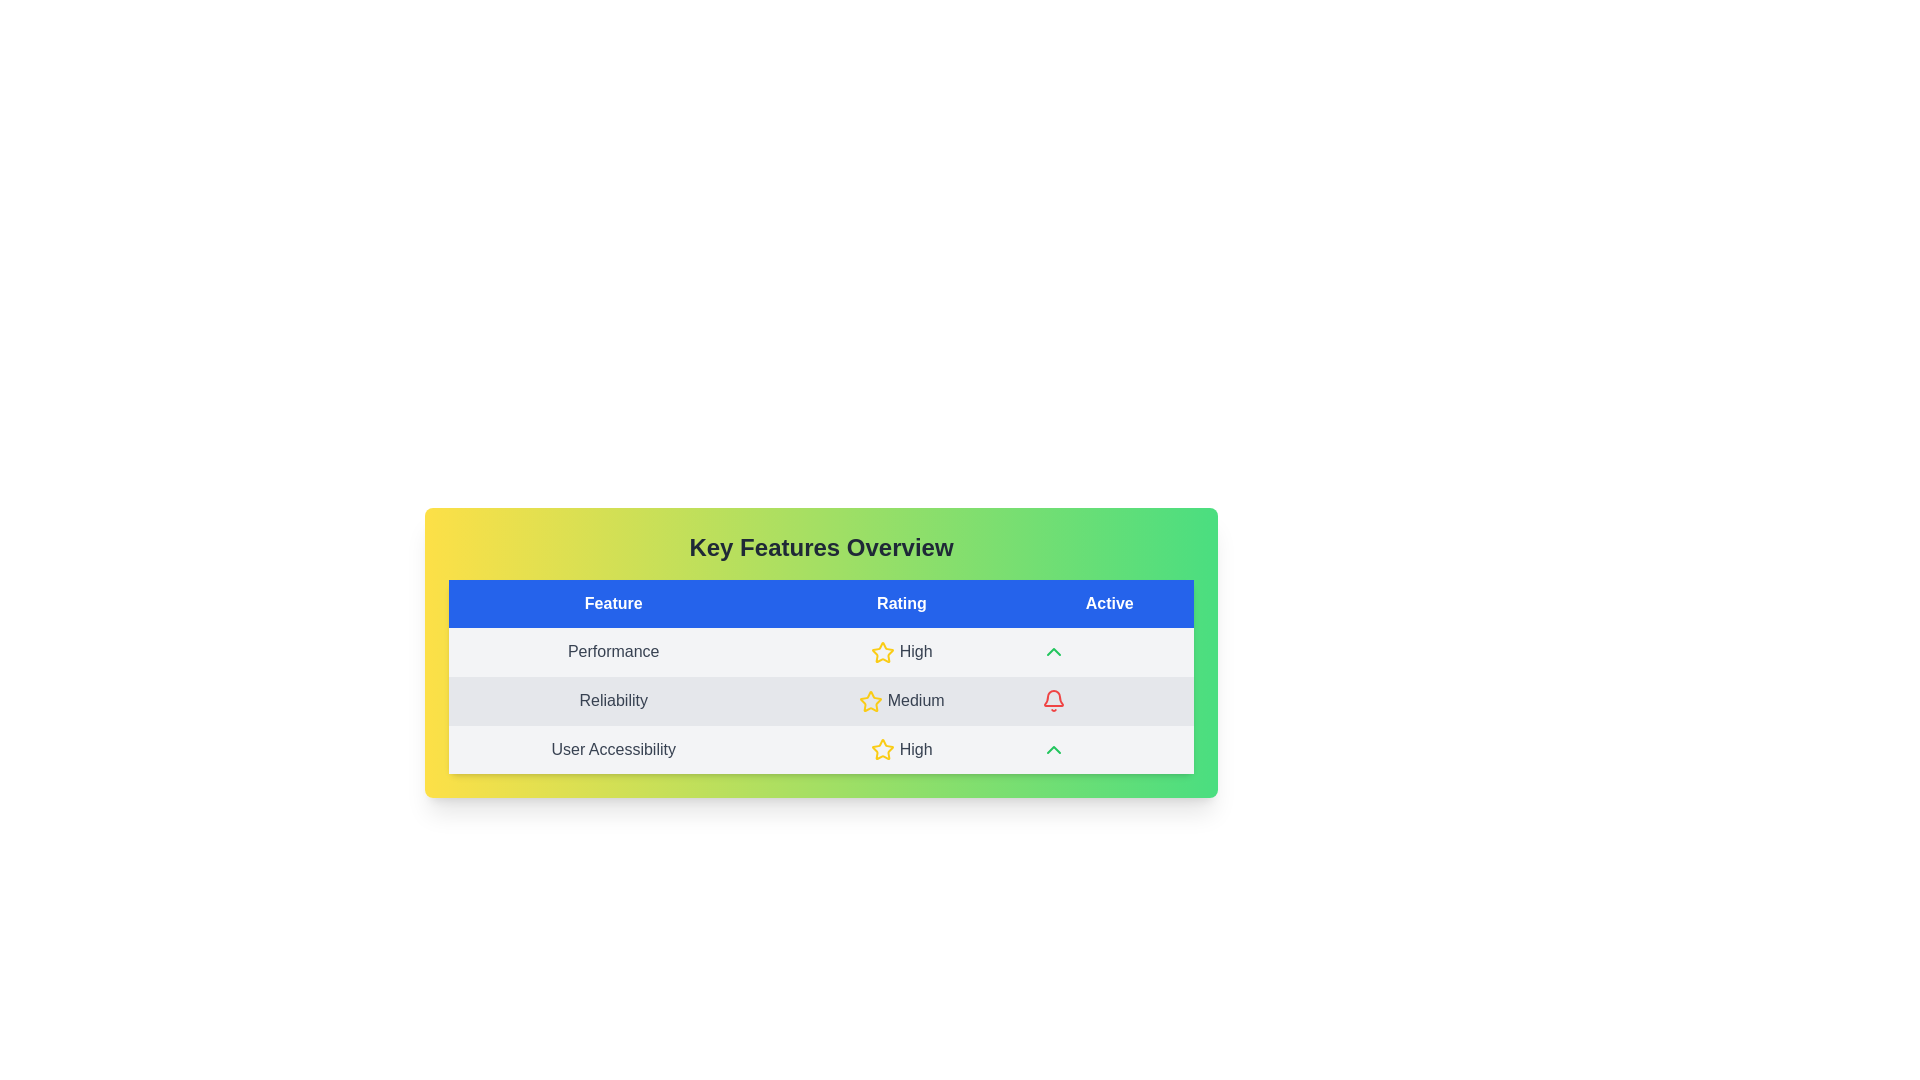  What do you see at coordinates (901, 603) in the screenshot?
I see `the Table Header labeled 'Rating' which has a blue background and white text, positioned between 'Feature' and 'Active' headers in a three-column table` at bounding box center [901, 603].